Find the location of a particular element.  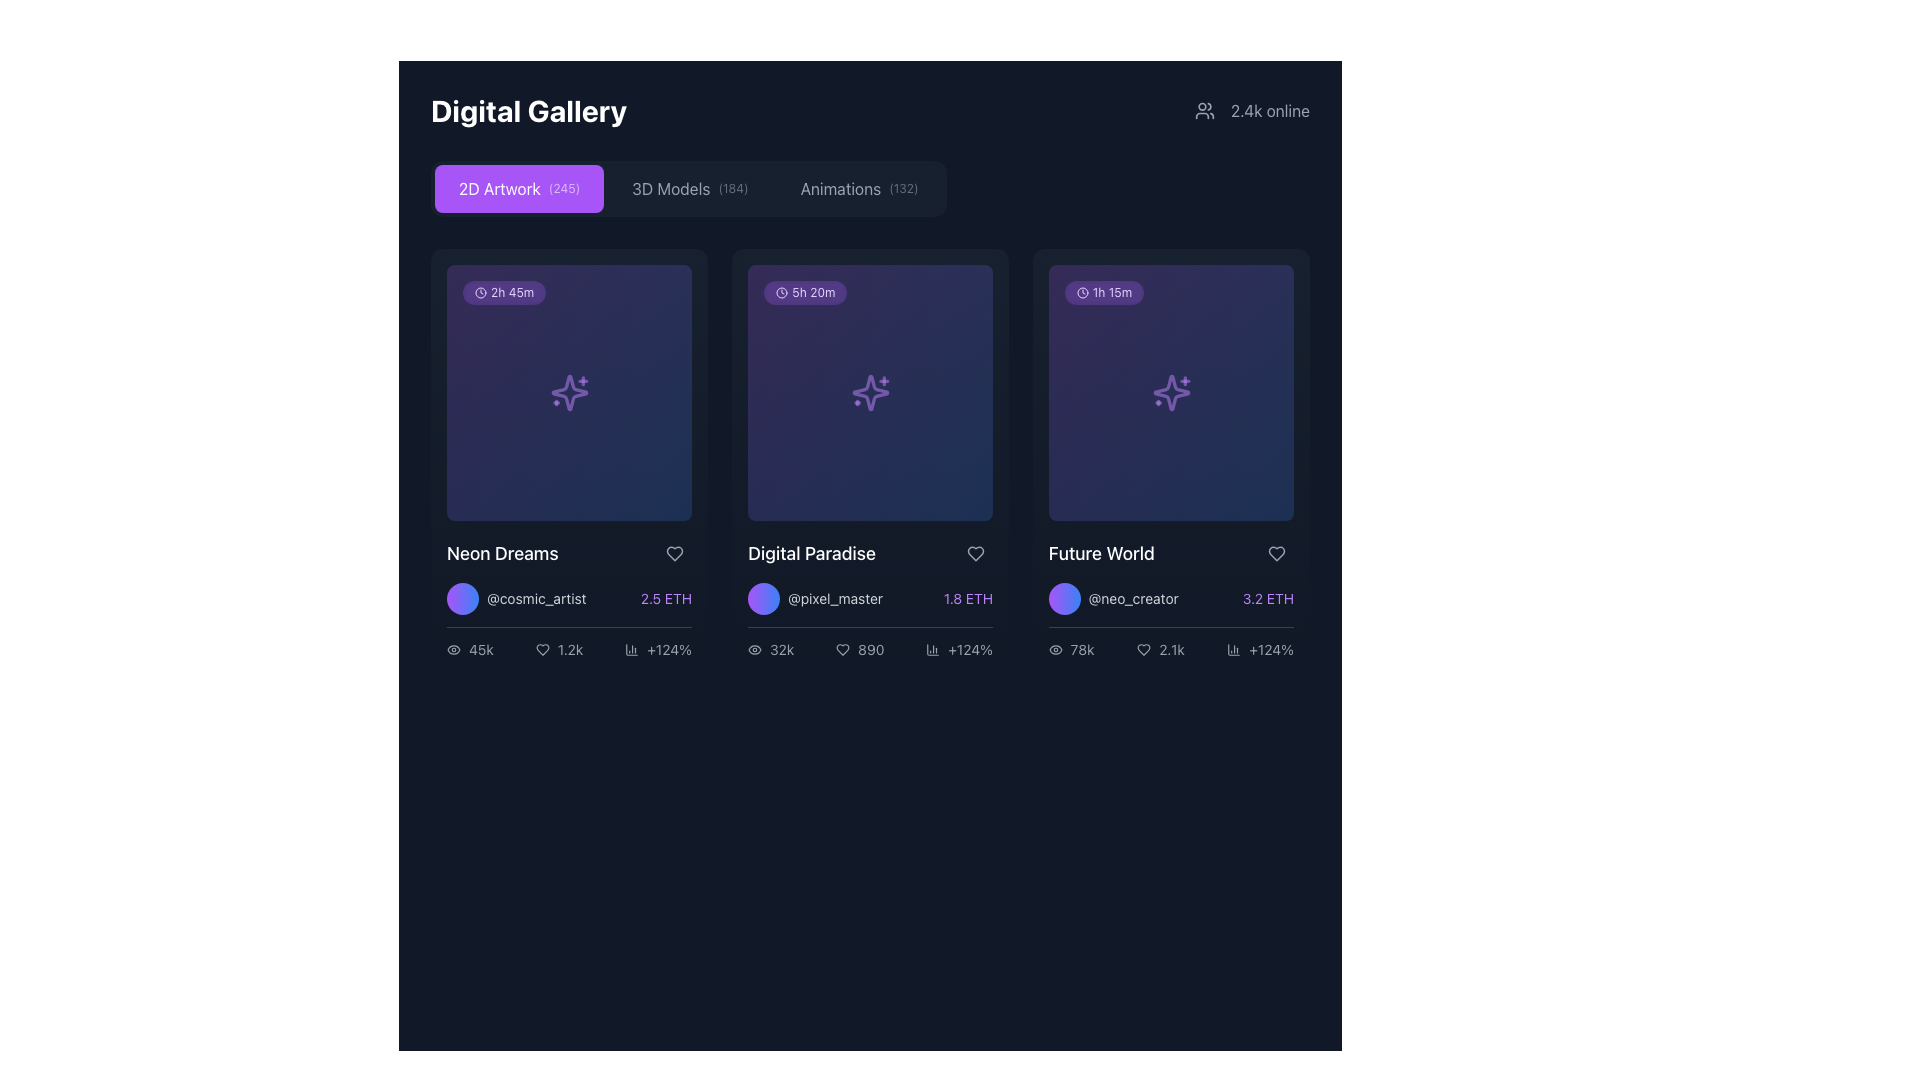

the text label displaying the price in Ethereum (ETH) for the 'Future World' item, located at the bottom right corner of the card, adjacent to a heart-like icon is located at coordinates (1267, 597).